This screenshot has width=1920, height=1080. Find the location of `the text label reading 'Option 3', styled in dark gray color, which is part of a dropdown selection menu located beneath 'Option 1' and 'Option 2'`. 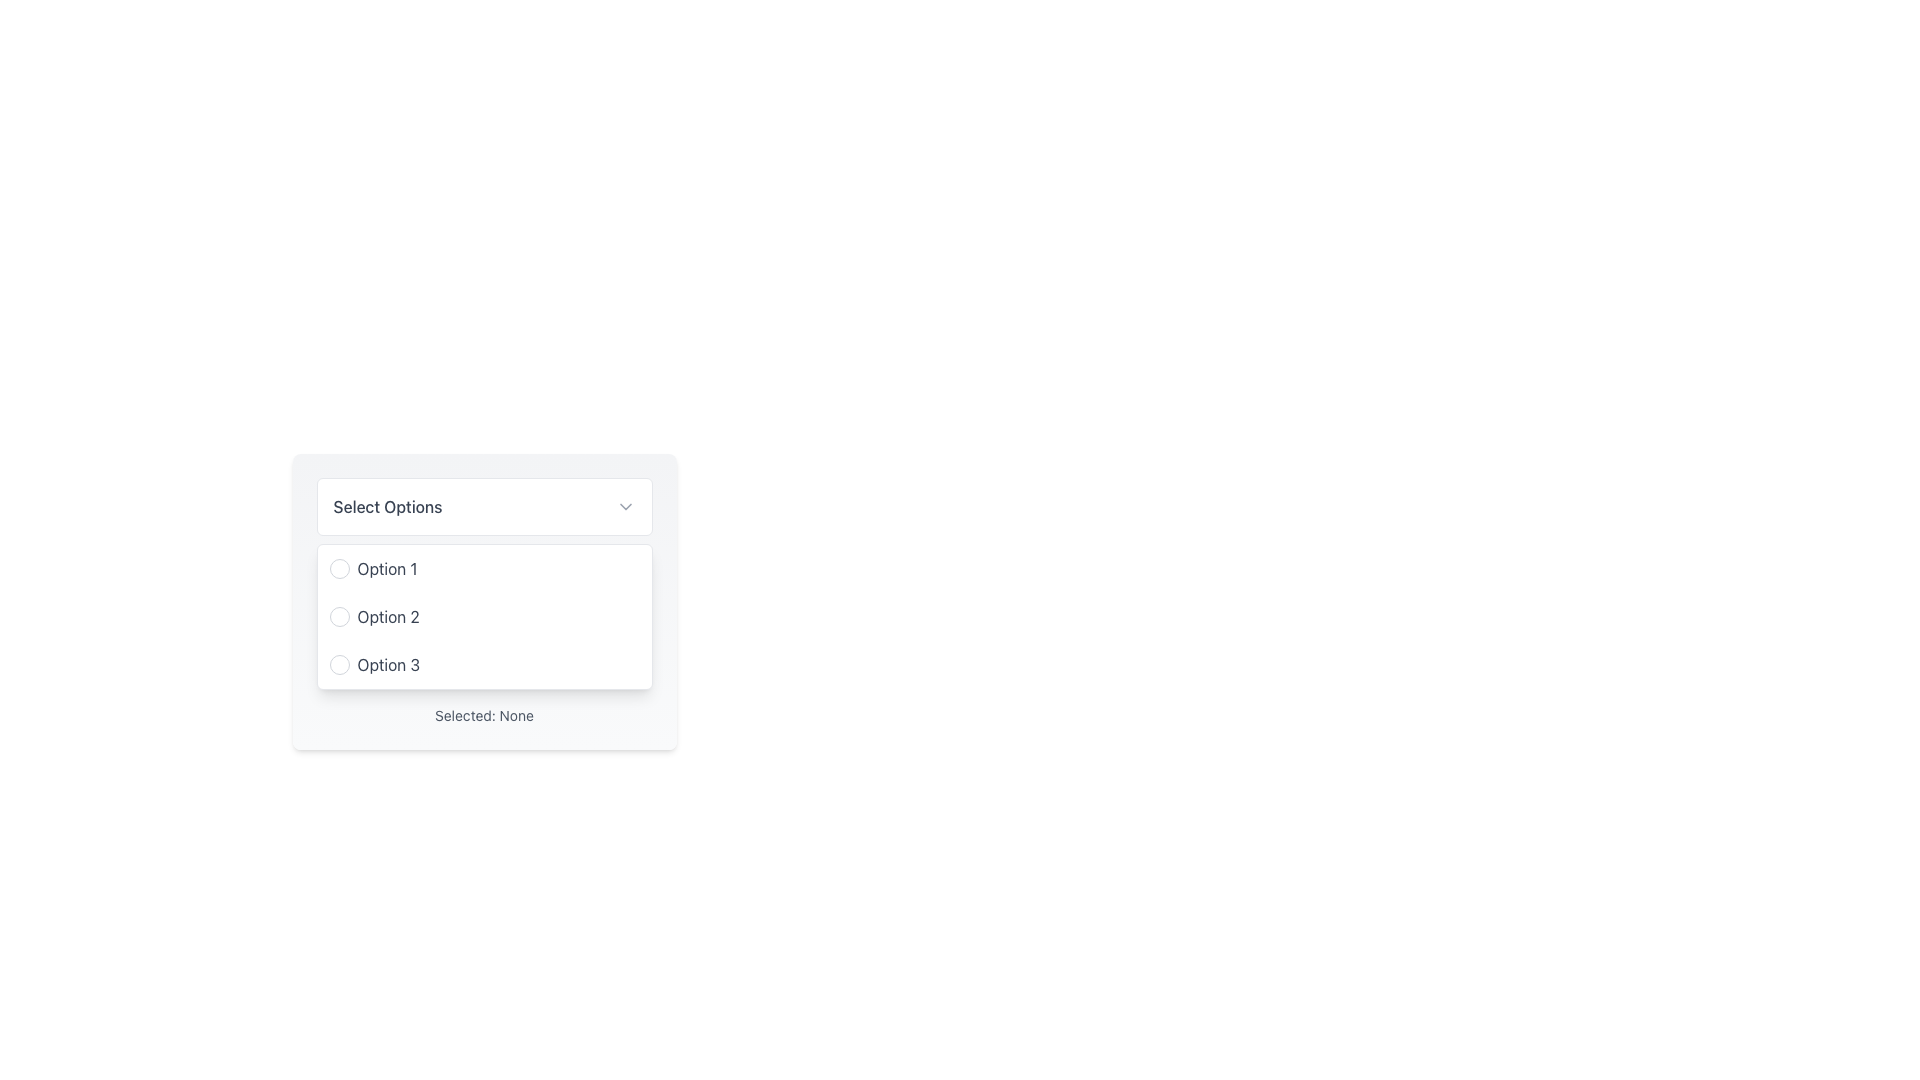

the text label reading 'Option 3', styled in dark gray color, which is part of a dropdown selection menu located beneath 'Option 1' and 'Option 2' is located at coordinates (388, 664).